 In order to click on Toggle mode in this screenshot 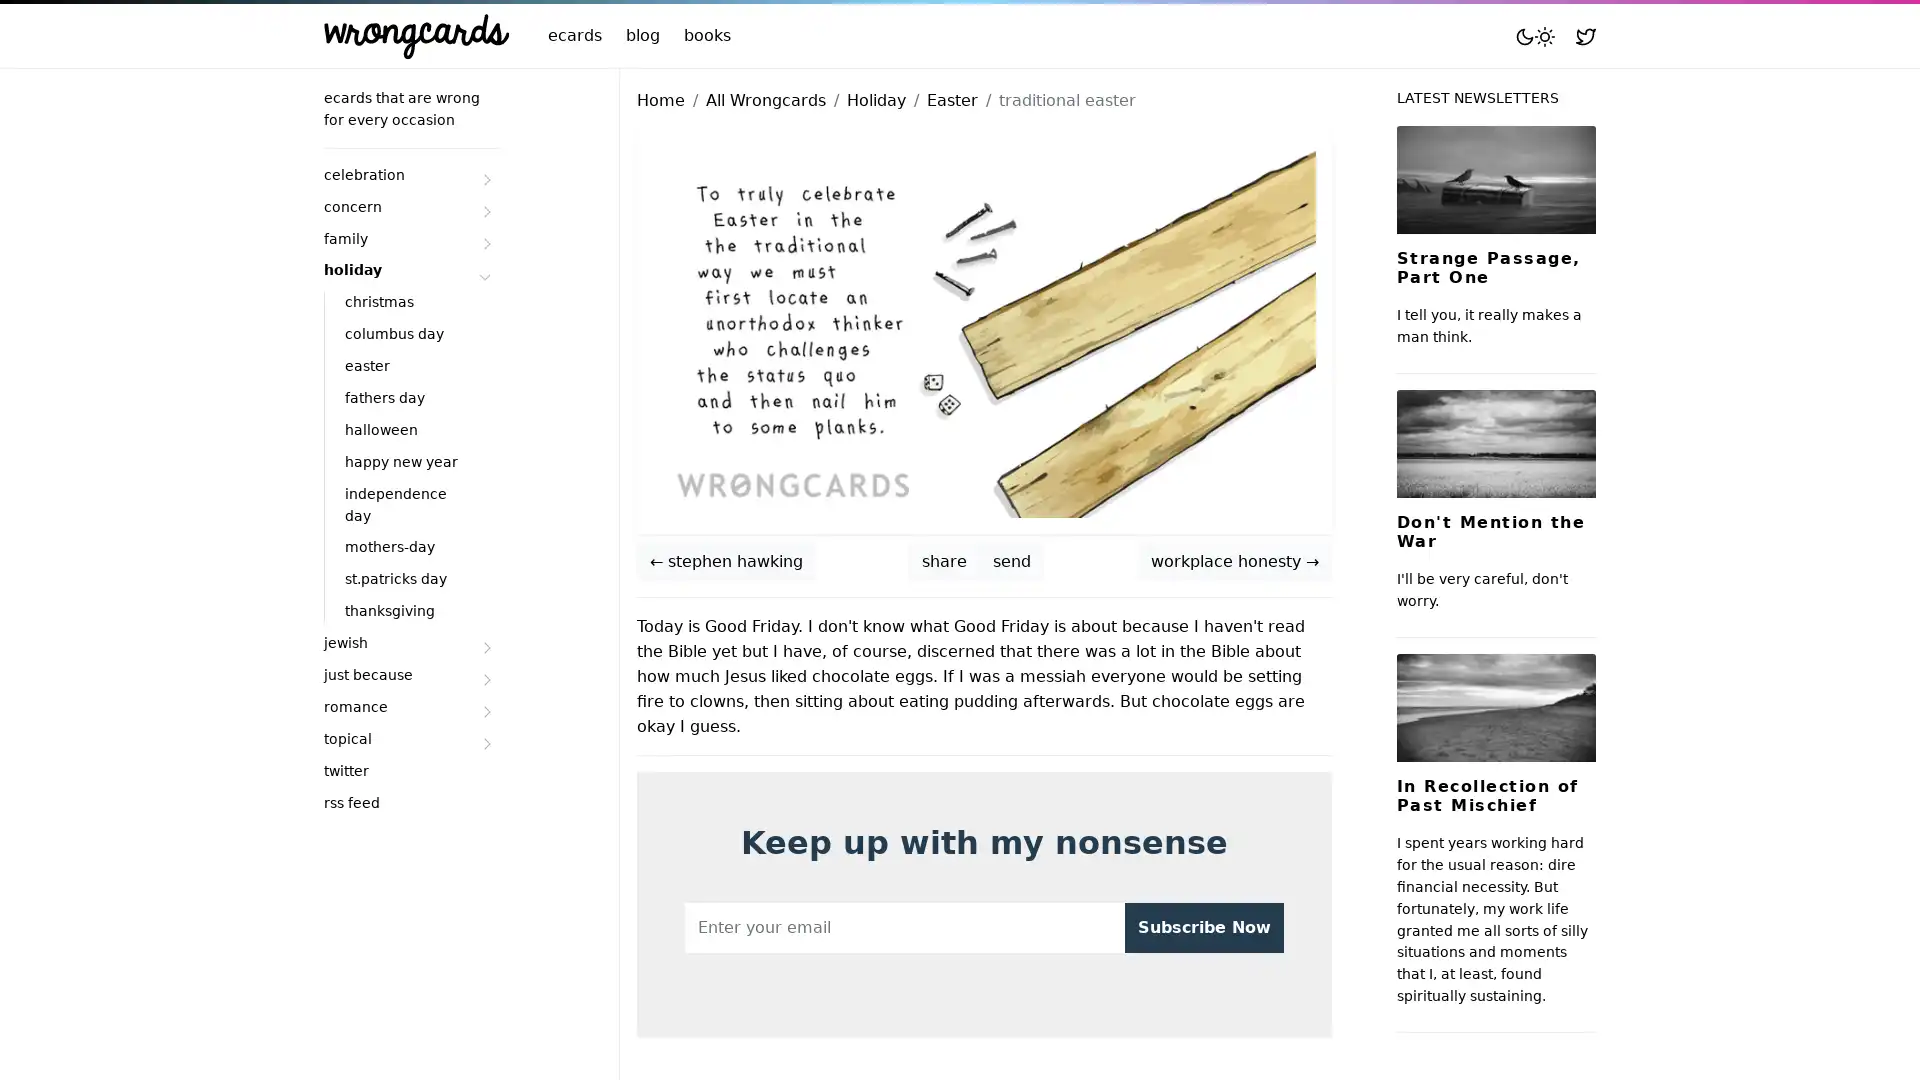, I will do `click(1534, 35)`.